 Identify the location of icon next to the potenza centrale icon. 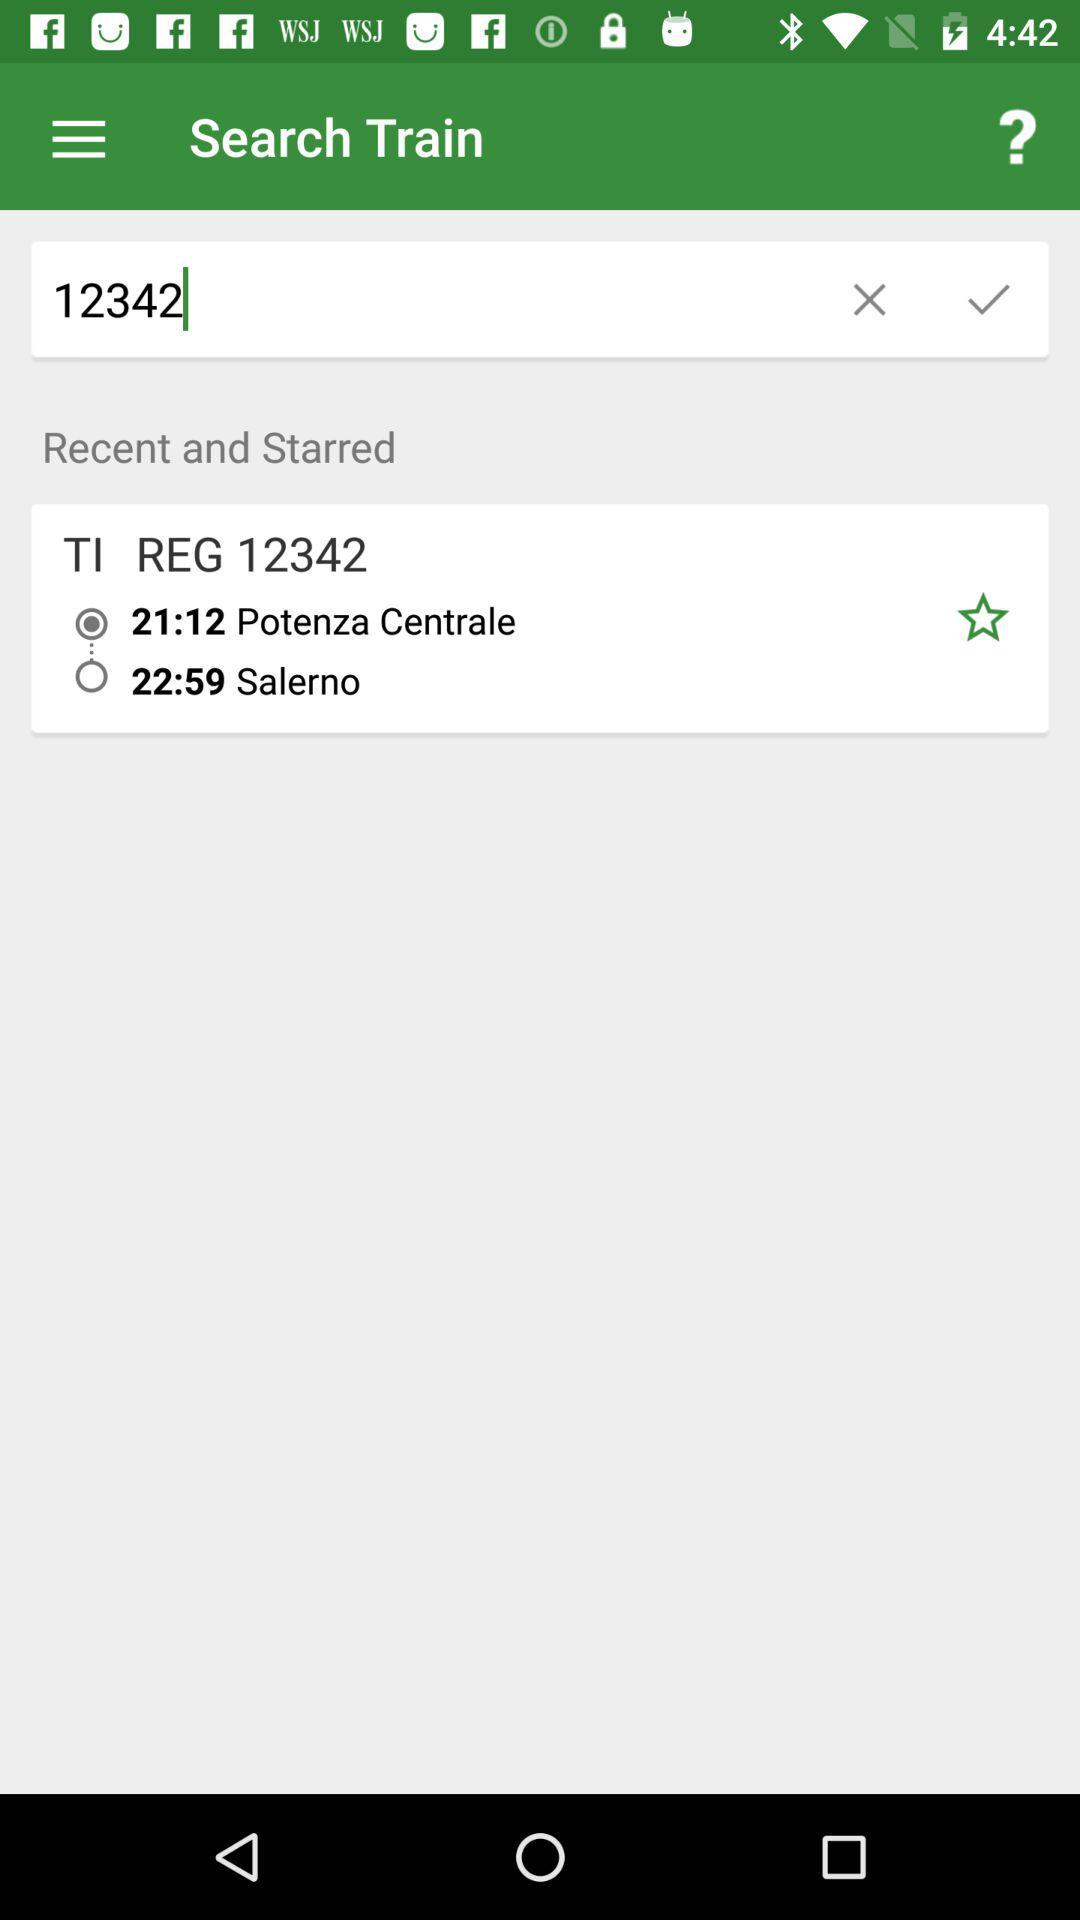
(177, 680).